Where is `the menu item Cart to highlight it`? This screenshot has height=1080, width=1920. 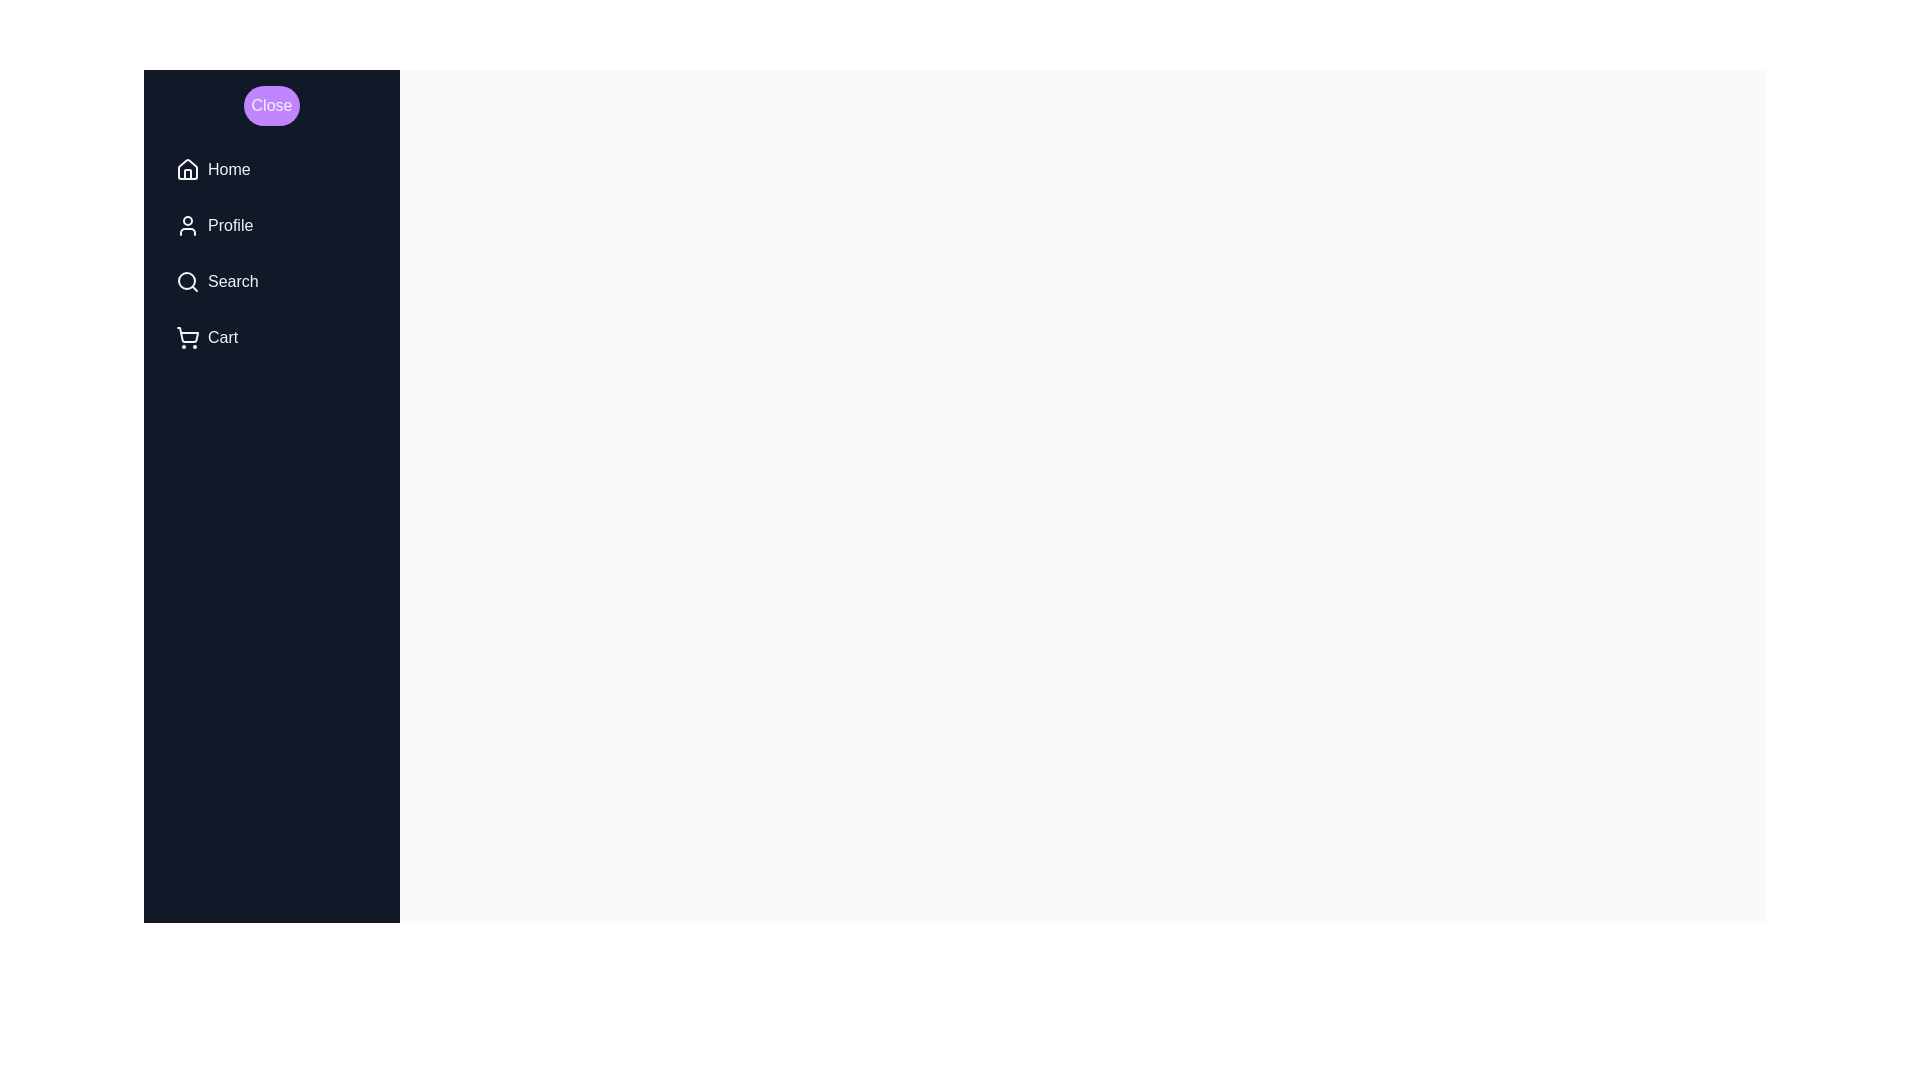 the menu item Cart to highlight it is located at coordinates (271, 337).